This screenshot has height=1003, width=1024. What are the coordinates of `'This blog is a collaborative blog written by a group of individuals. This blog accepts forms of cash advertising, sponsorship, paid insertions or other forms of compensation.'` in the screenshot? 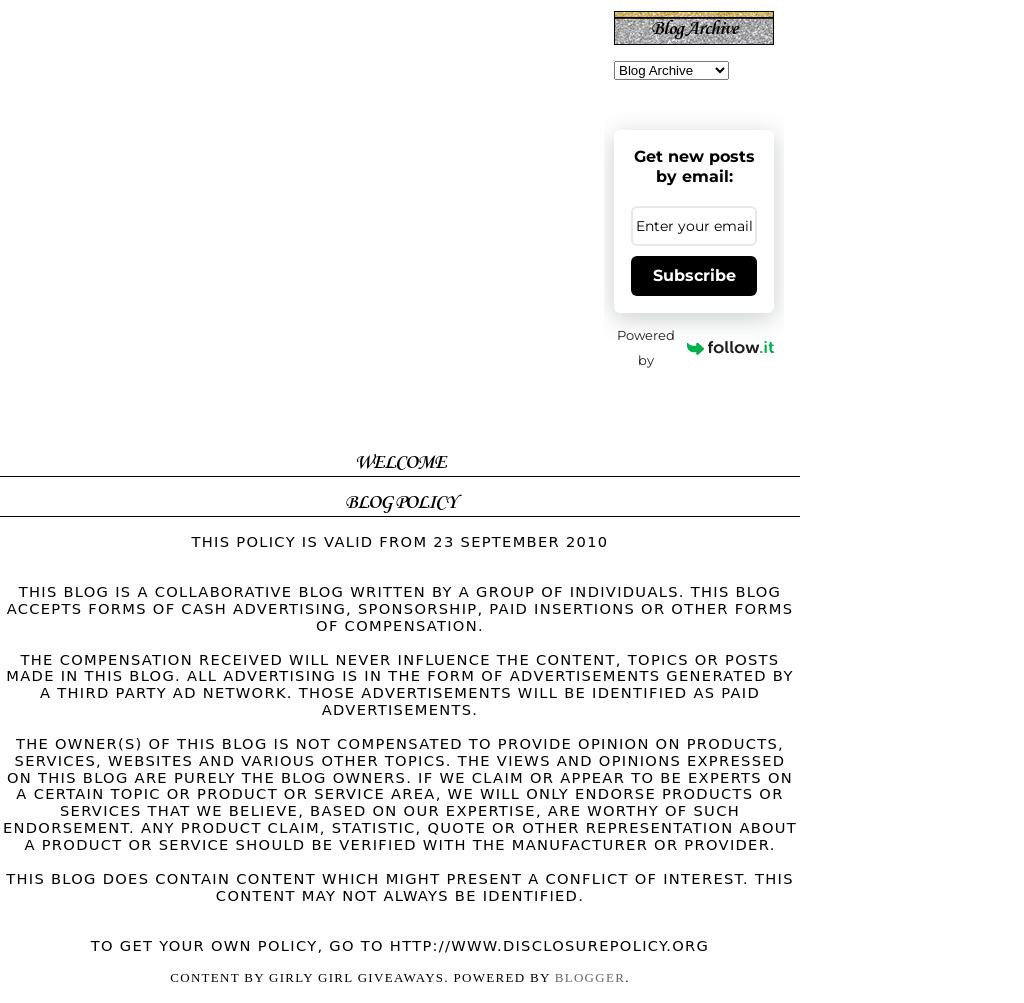 It's located at (398, 608).